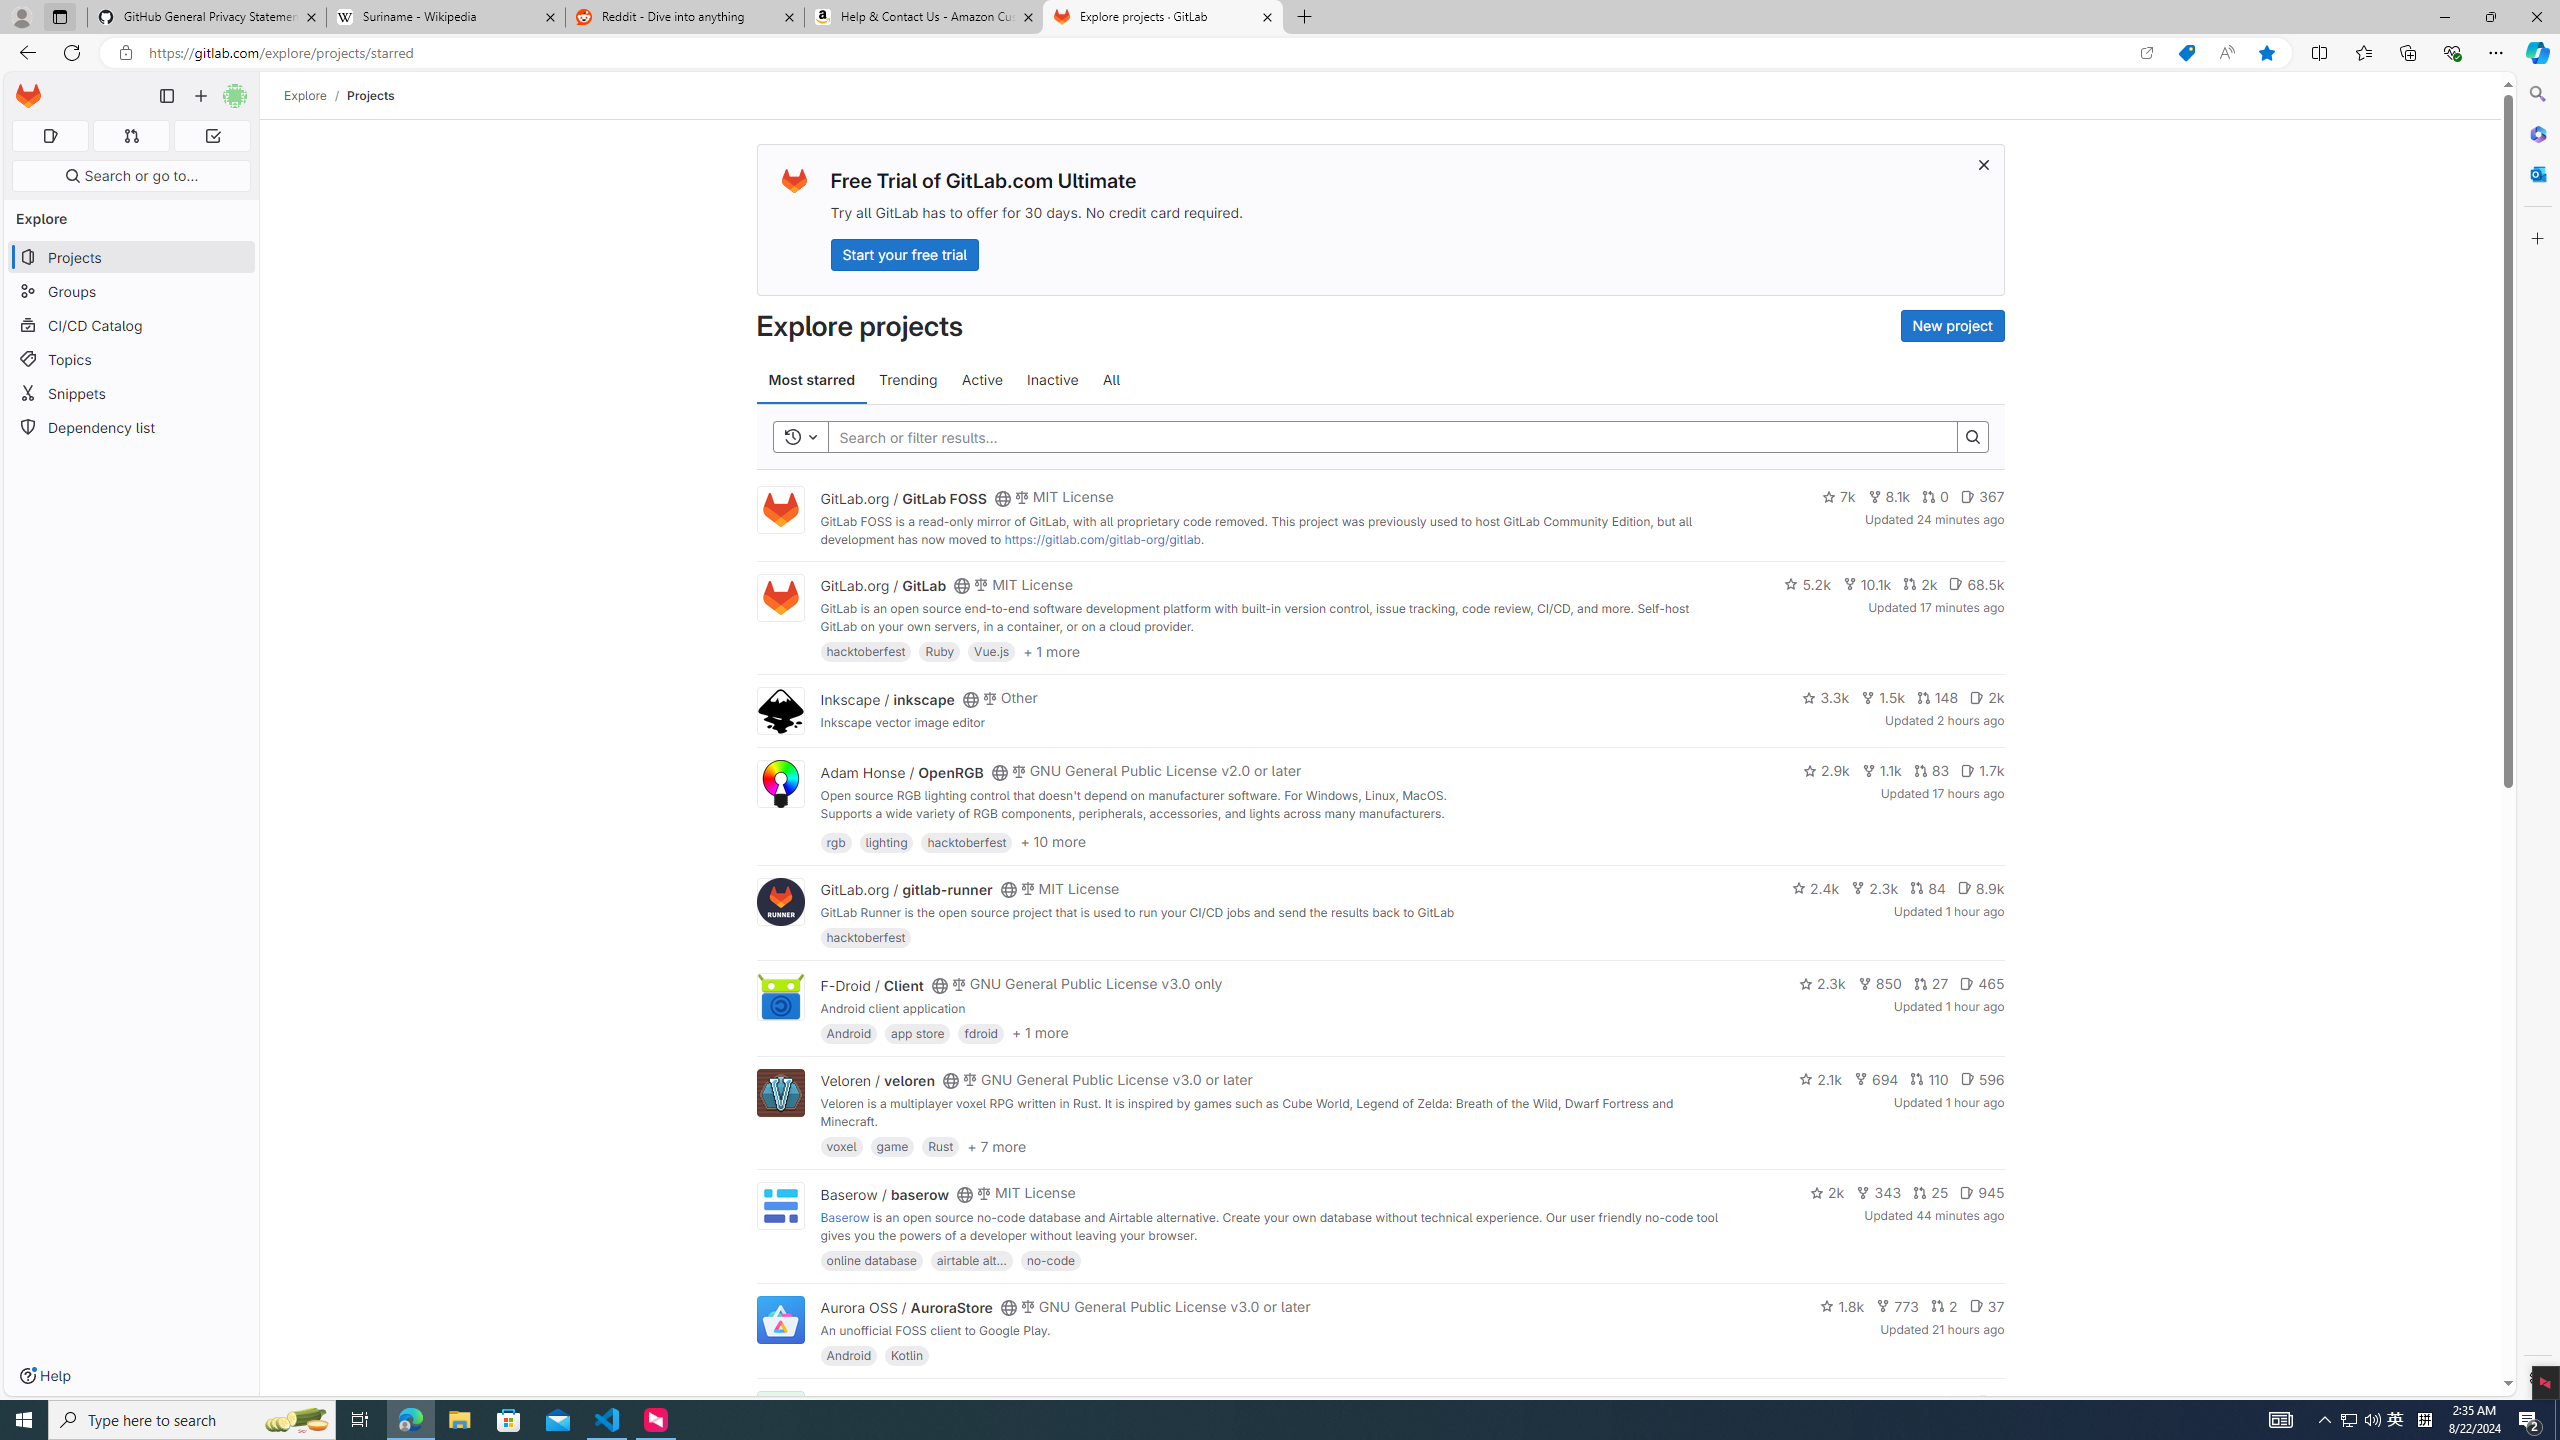 The height and width of the screenshot is (1440, 2560). Describe the element at coordinates (924, 16) in the screenshot. I see `'Help & Contact Us - Amazon Customer Service'` at that location.